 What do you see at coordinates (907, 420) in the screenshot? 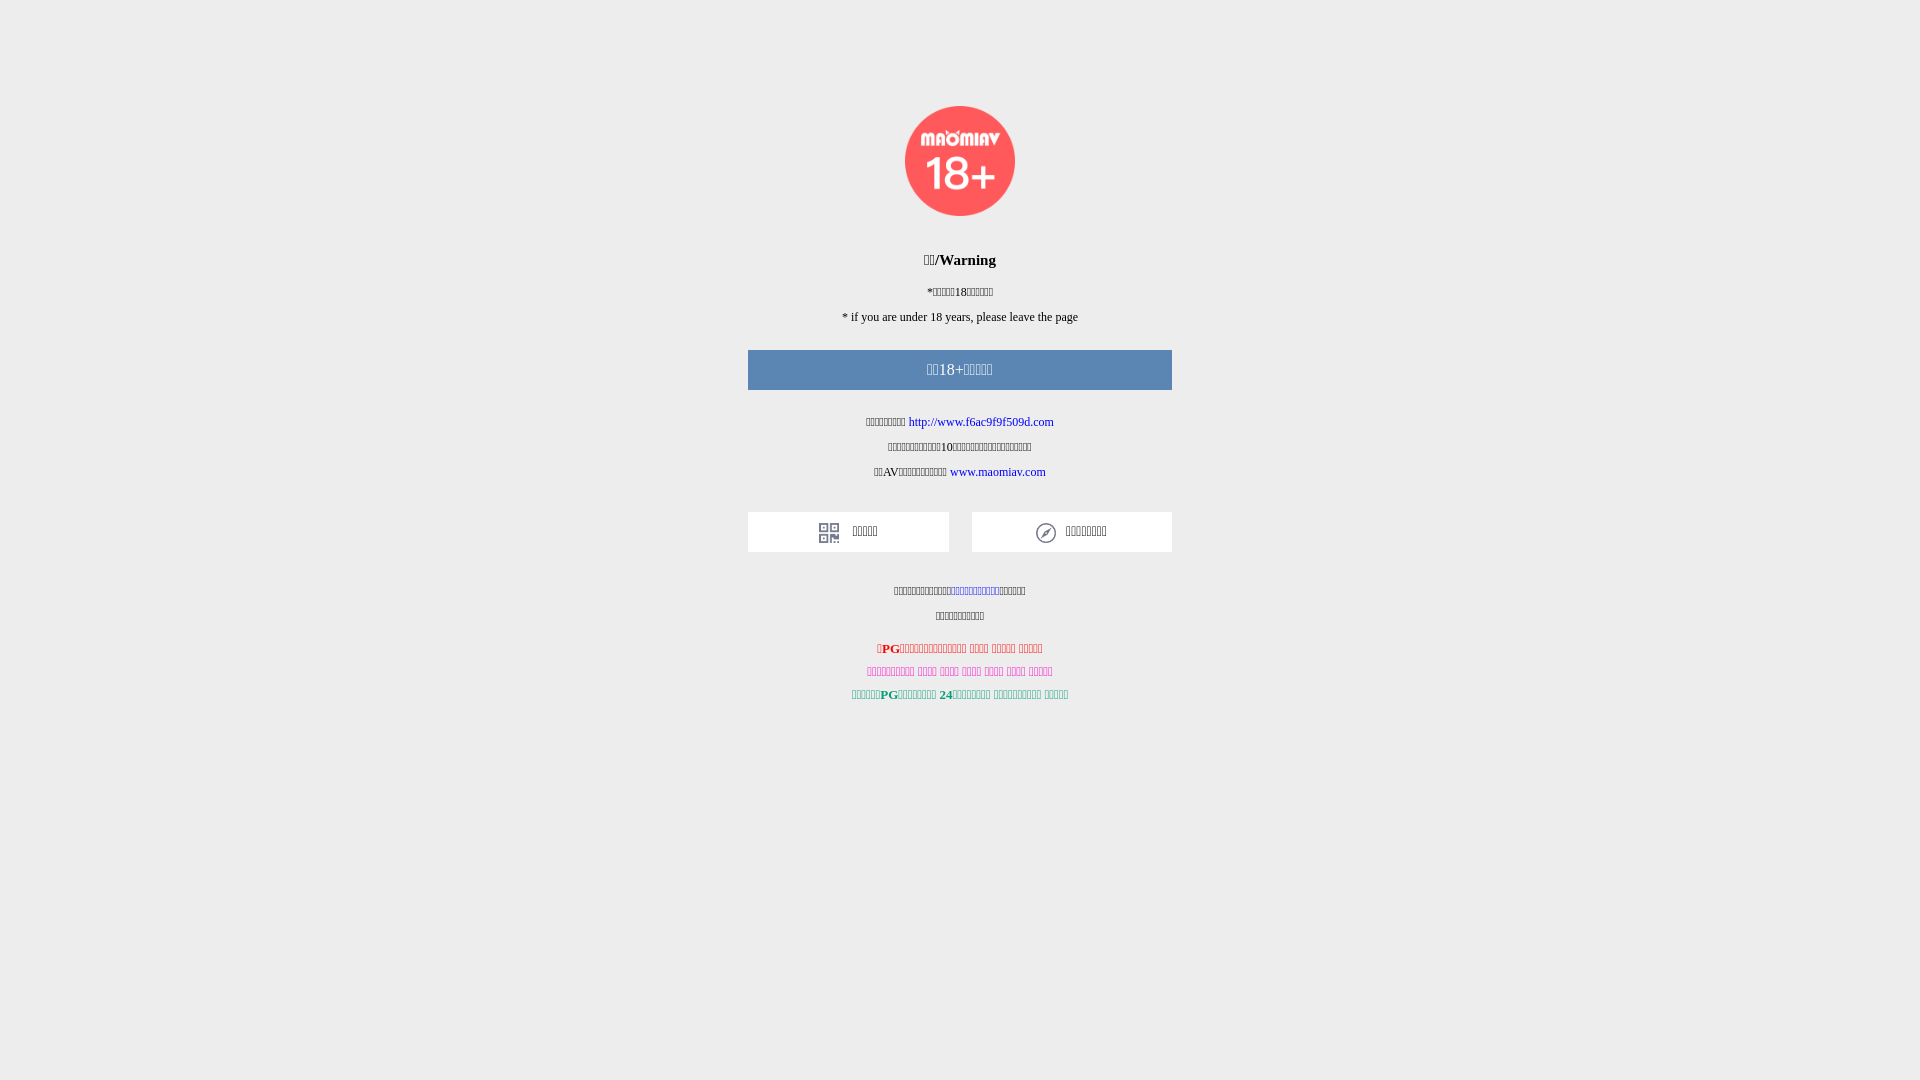
I see `'http://www.f6ac9f9f509d.com'` at bounding box center [907, 420].